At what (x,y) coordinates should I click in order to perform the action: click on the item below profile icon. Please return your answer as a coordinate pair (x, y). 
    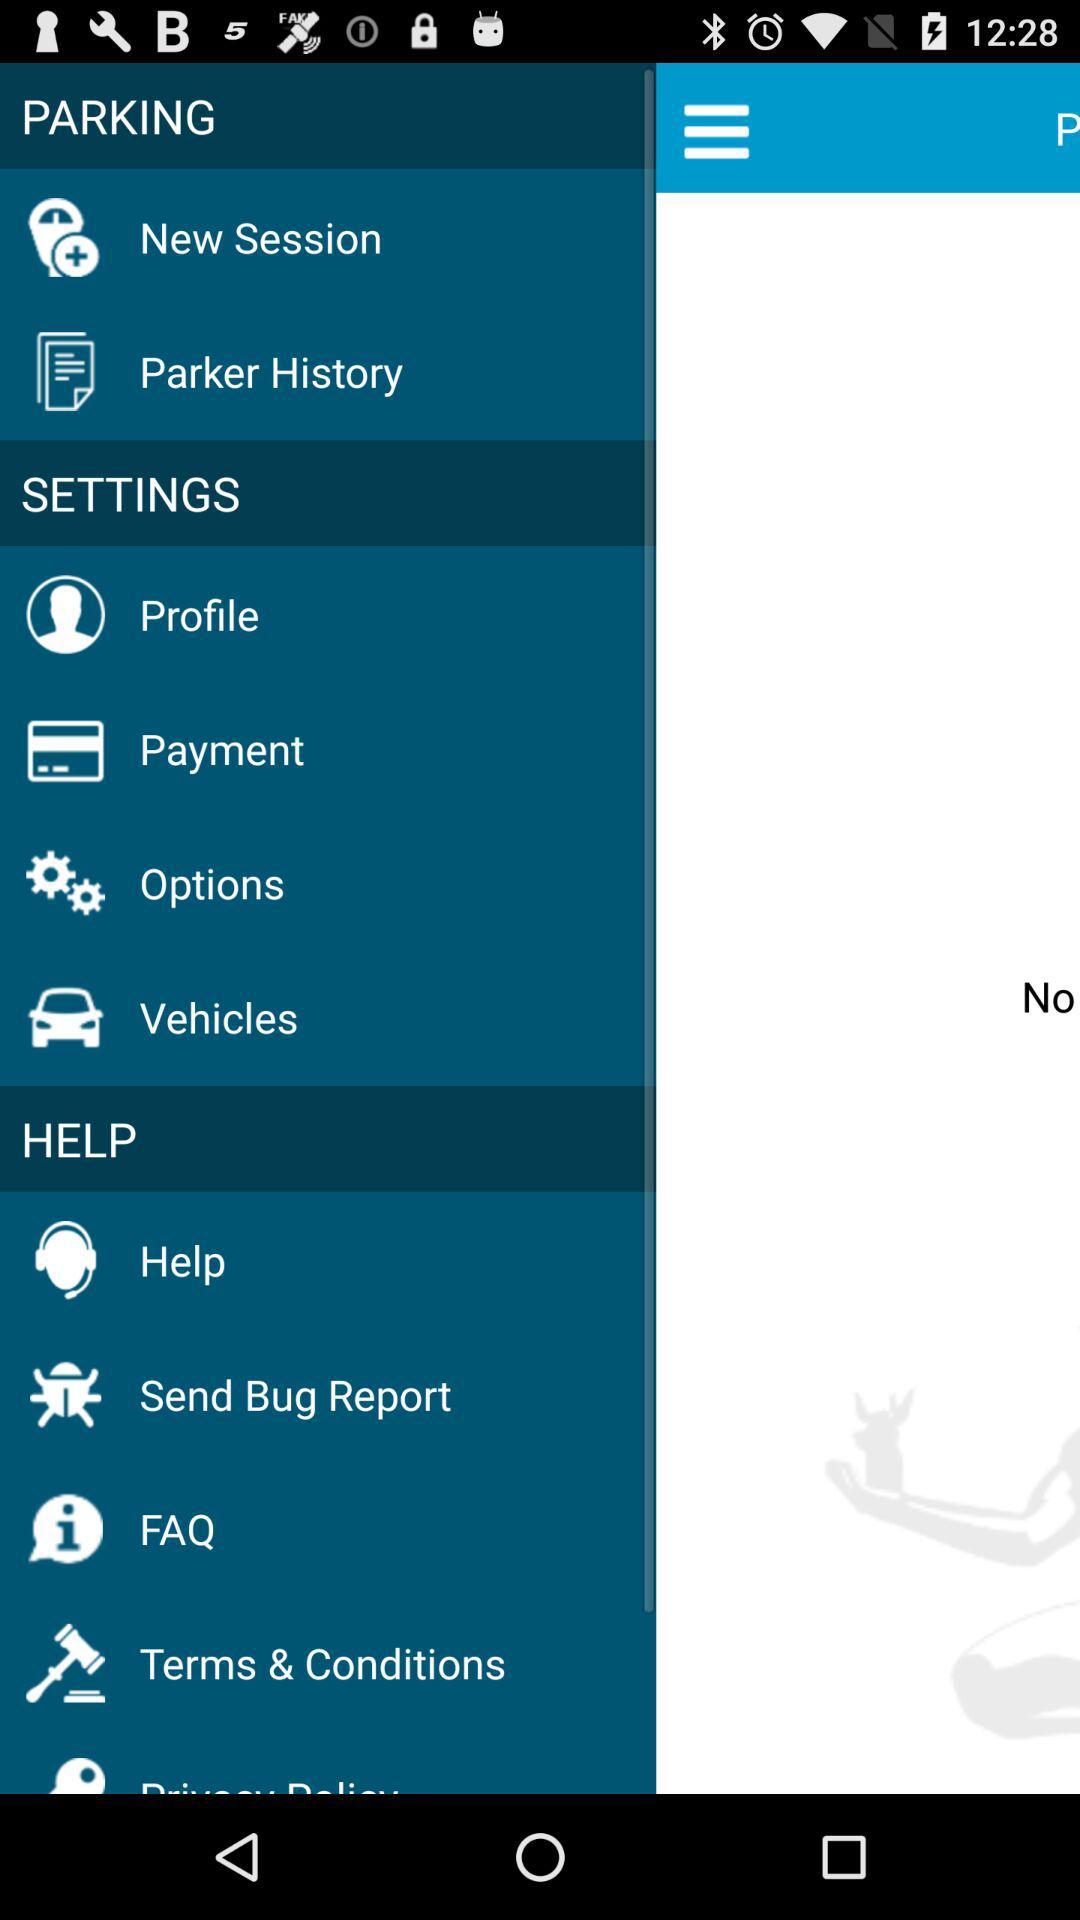
    Looking at the image, I should click on (222, 747).